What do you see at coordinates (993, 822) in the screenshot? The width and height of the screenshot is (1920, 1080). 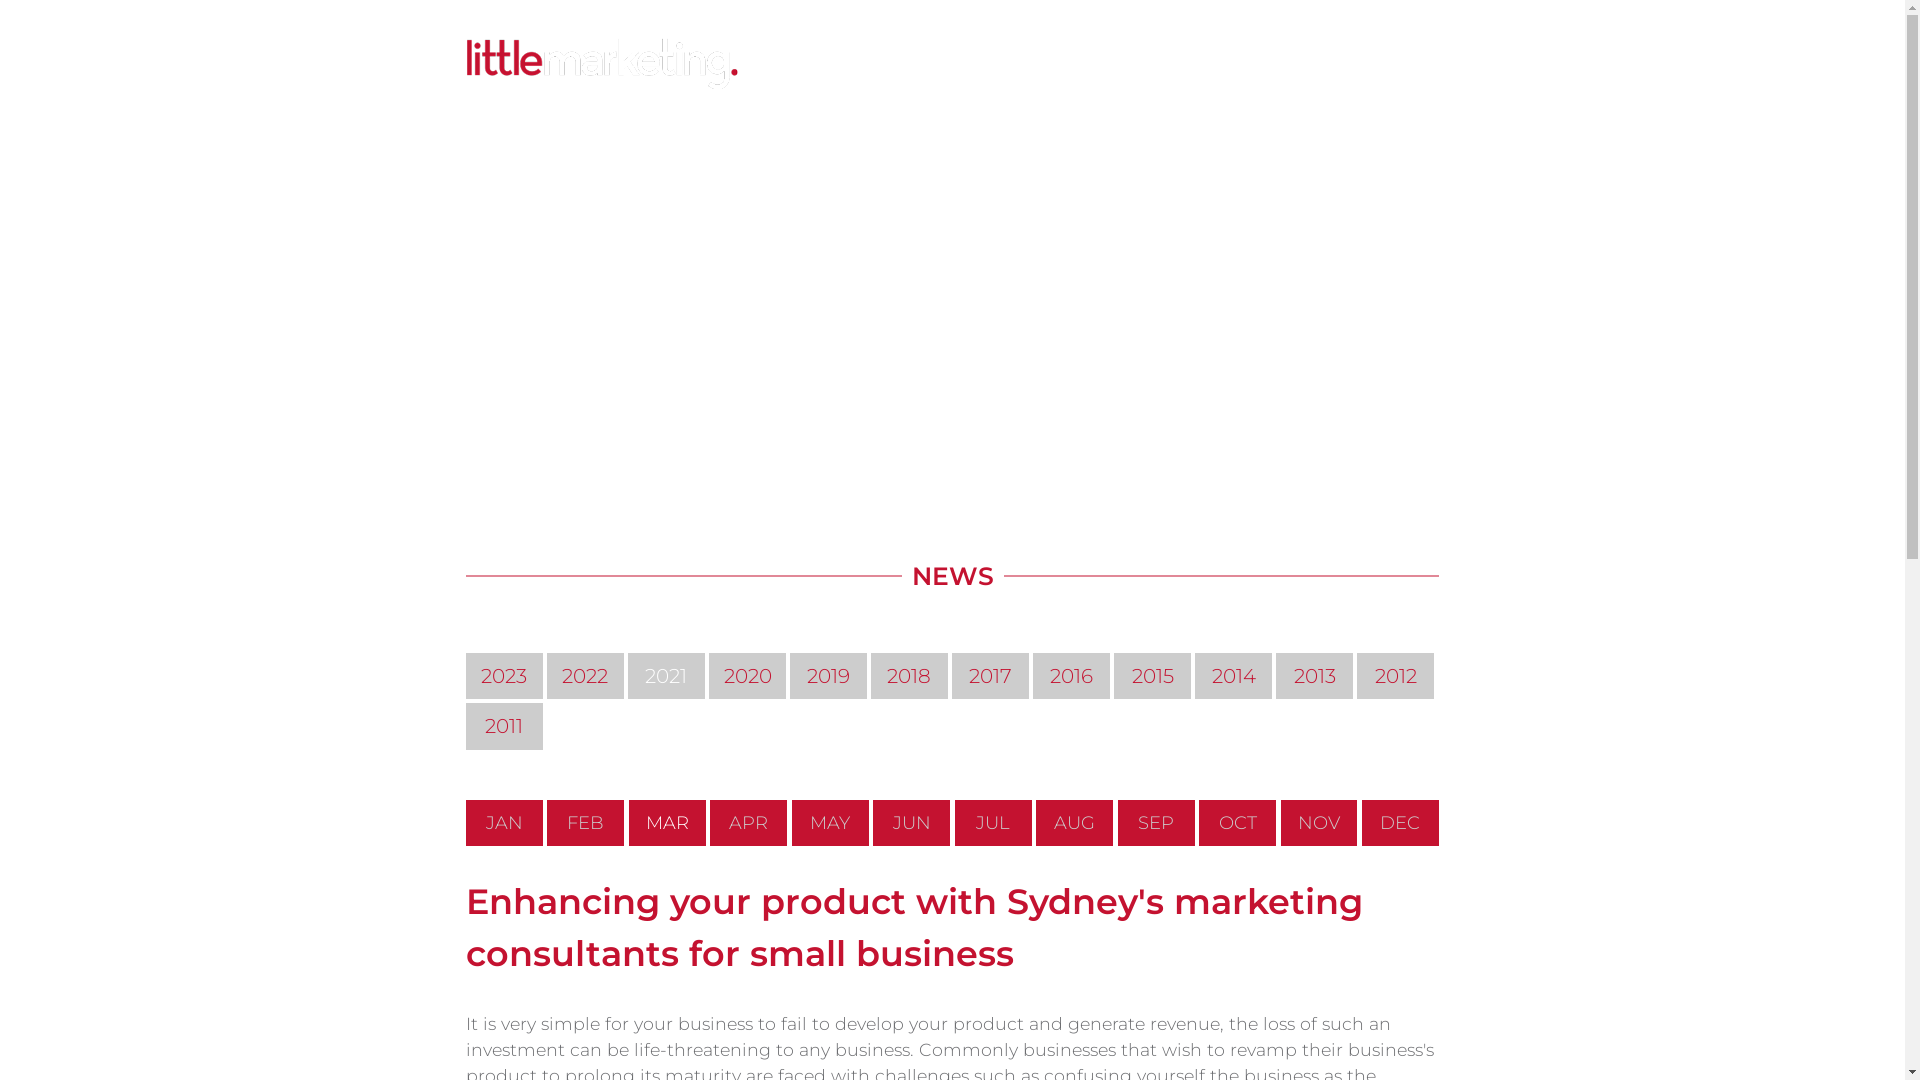 I see `'JUL'` at bounding box center [993, 822].